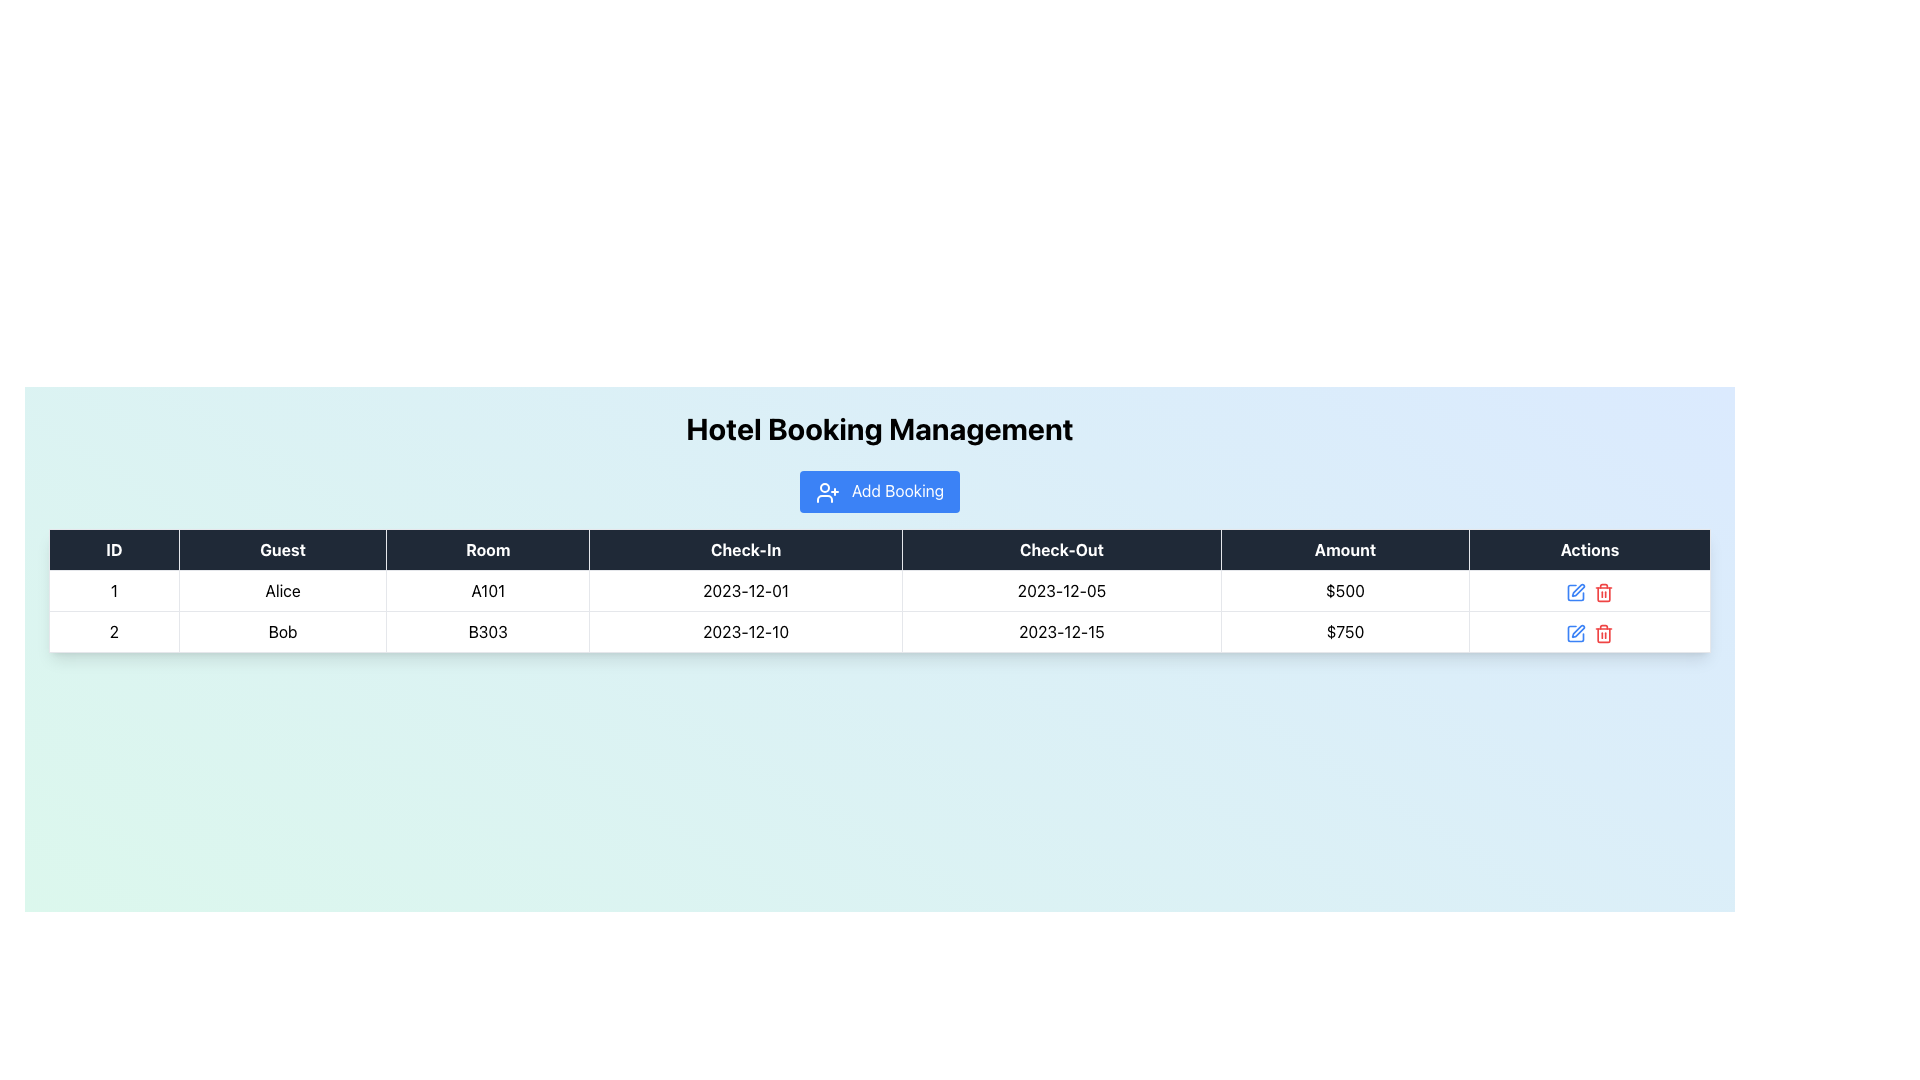  Describe the element at coordinates (488, 589) in the screenshot. I see `the text label displaying 'A101' in the 'Room' column of the first row of the table` at that location.